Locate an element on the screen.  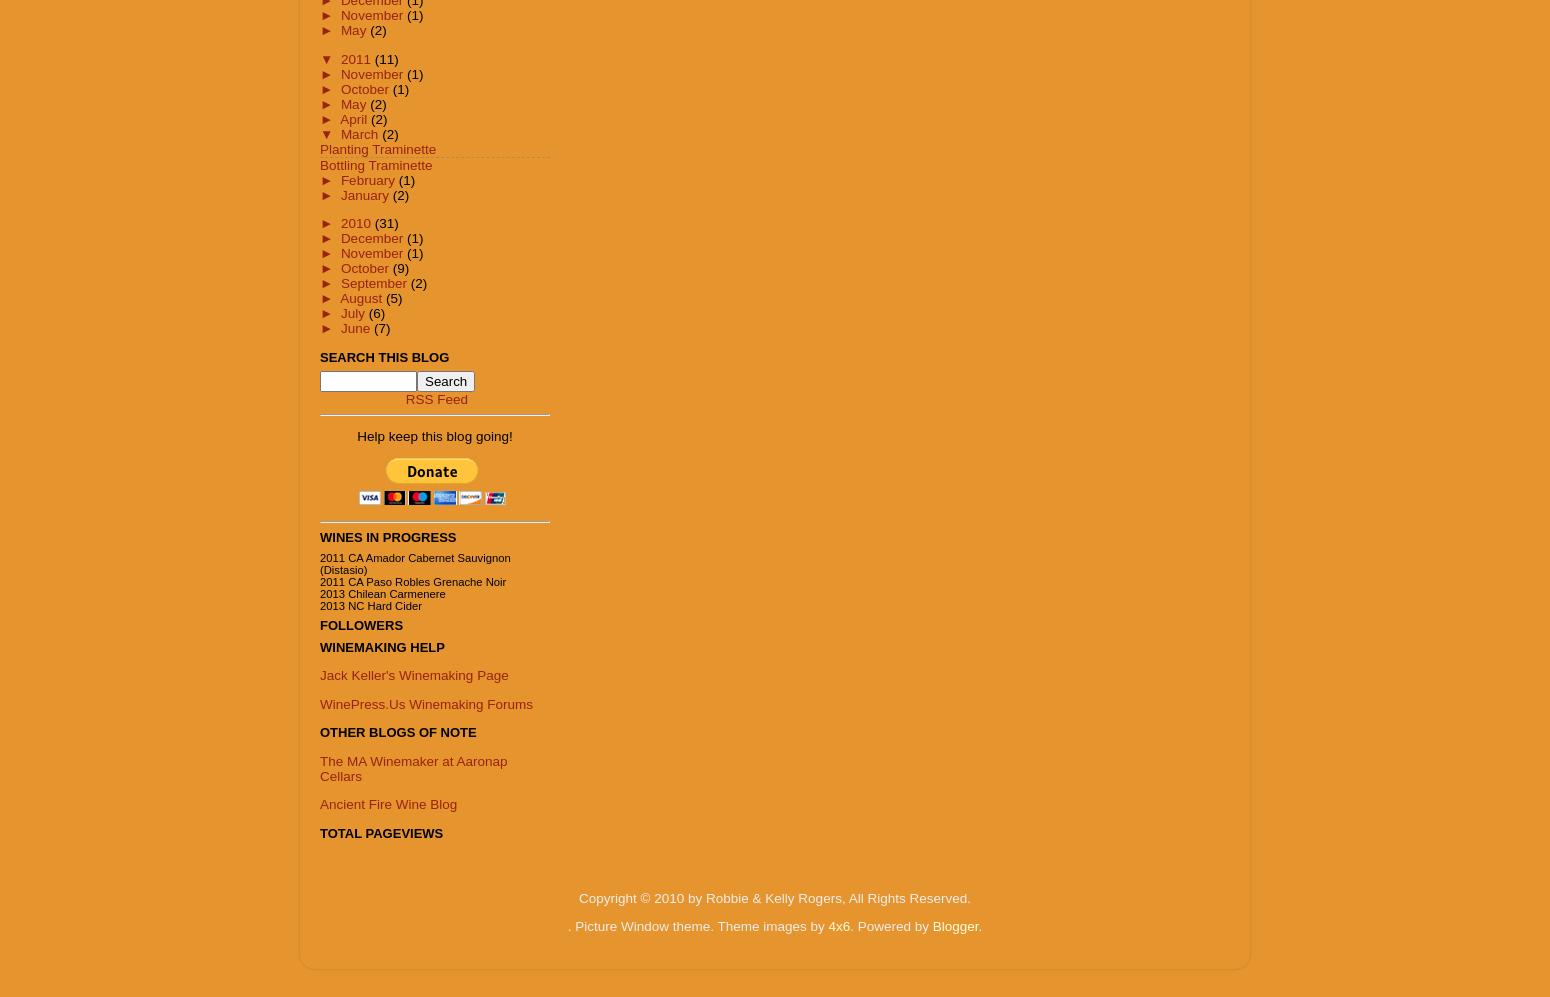
'August' is located at coordinates (361, 298).